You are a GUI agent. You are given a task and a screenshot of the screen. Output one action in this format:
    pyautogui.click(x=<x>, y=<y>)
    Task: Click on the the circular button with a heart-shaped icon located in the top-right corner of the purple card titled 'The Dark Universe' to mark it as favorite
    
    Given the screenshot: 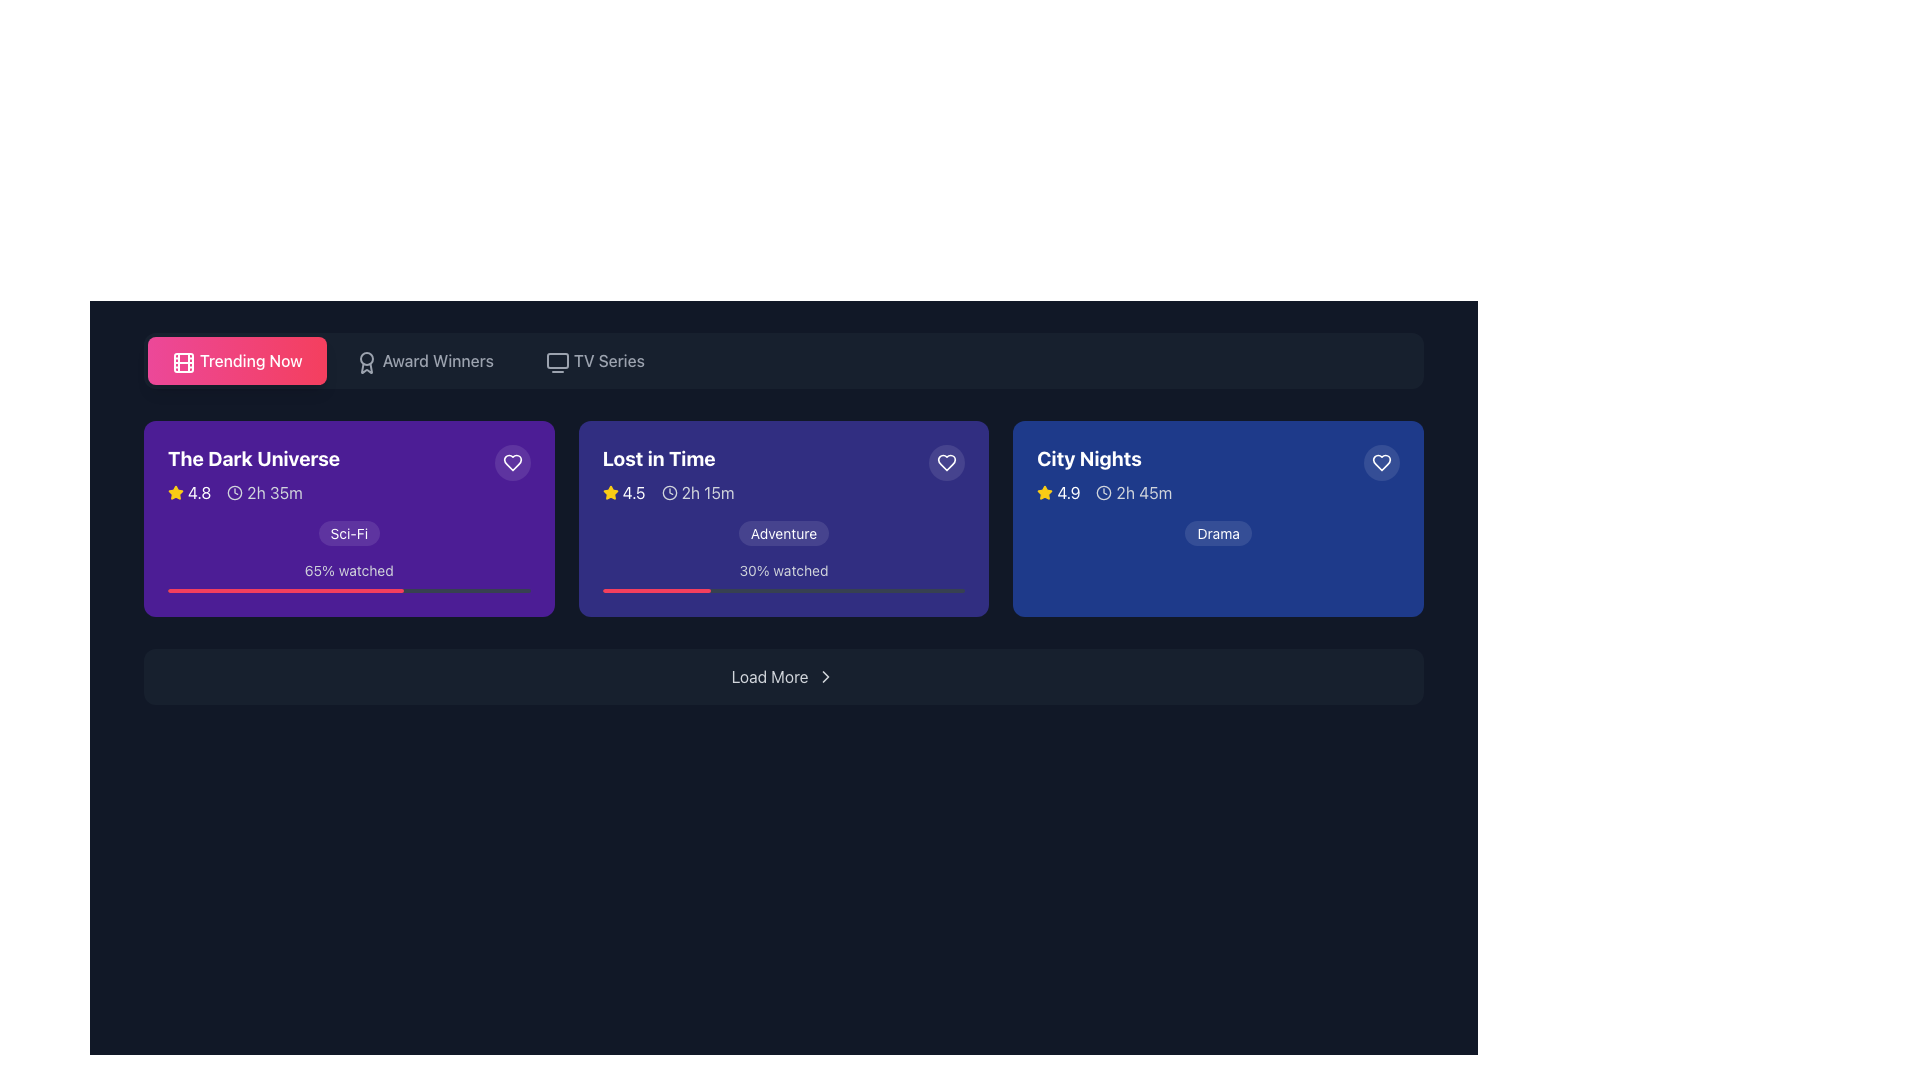 What is the action you would take?
    pyautogui.click(x=512, y=462)
    